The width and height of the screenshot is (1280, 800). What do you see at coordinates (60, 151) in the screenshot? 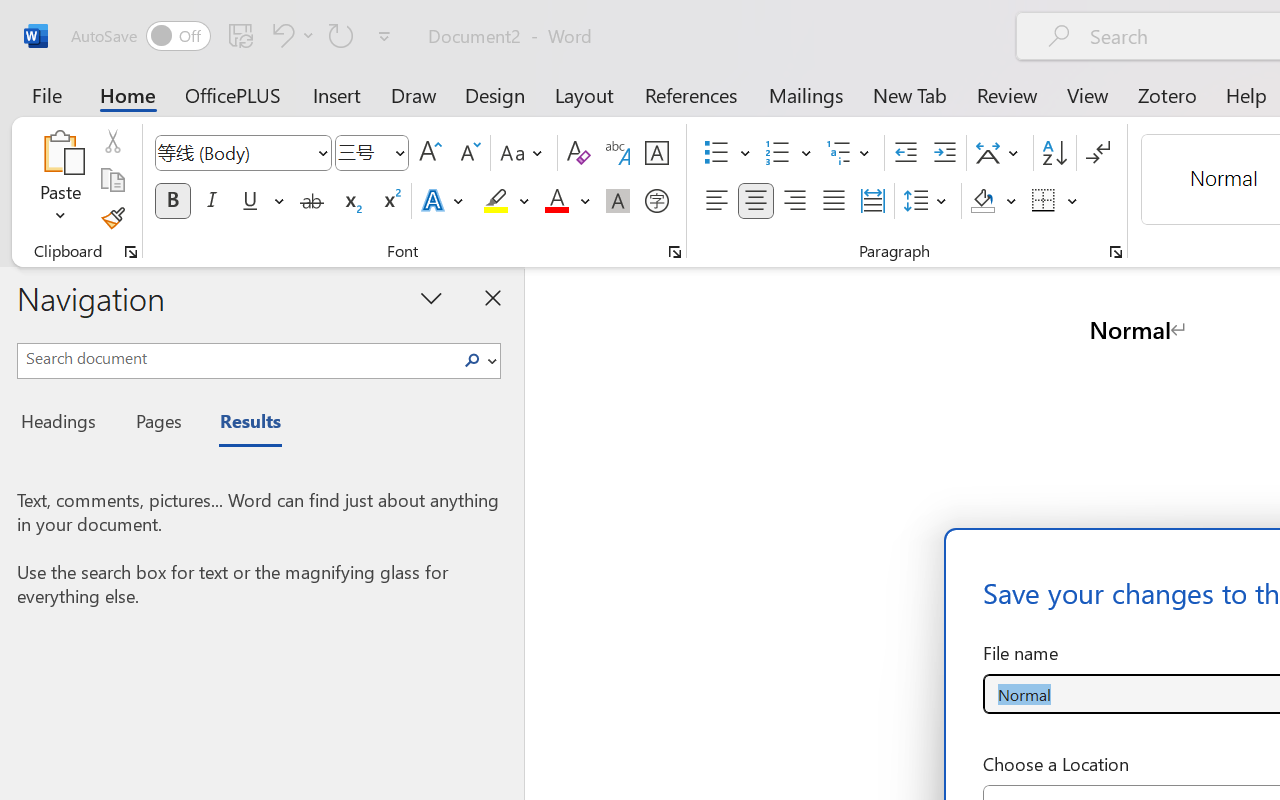
I see `'Paste'` at bounding box center [60, 151].